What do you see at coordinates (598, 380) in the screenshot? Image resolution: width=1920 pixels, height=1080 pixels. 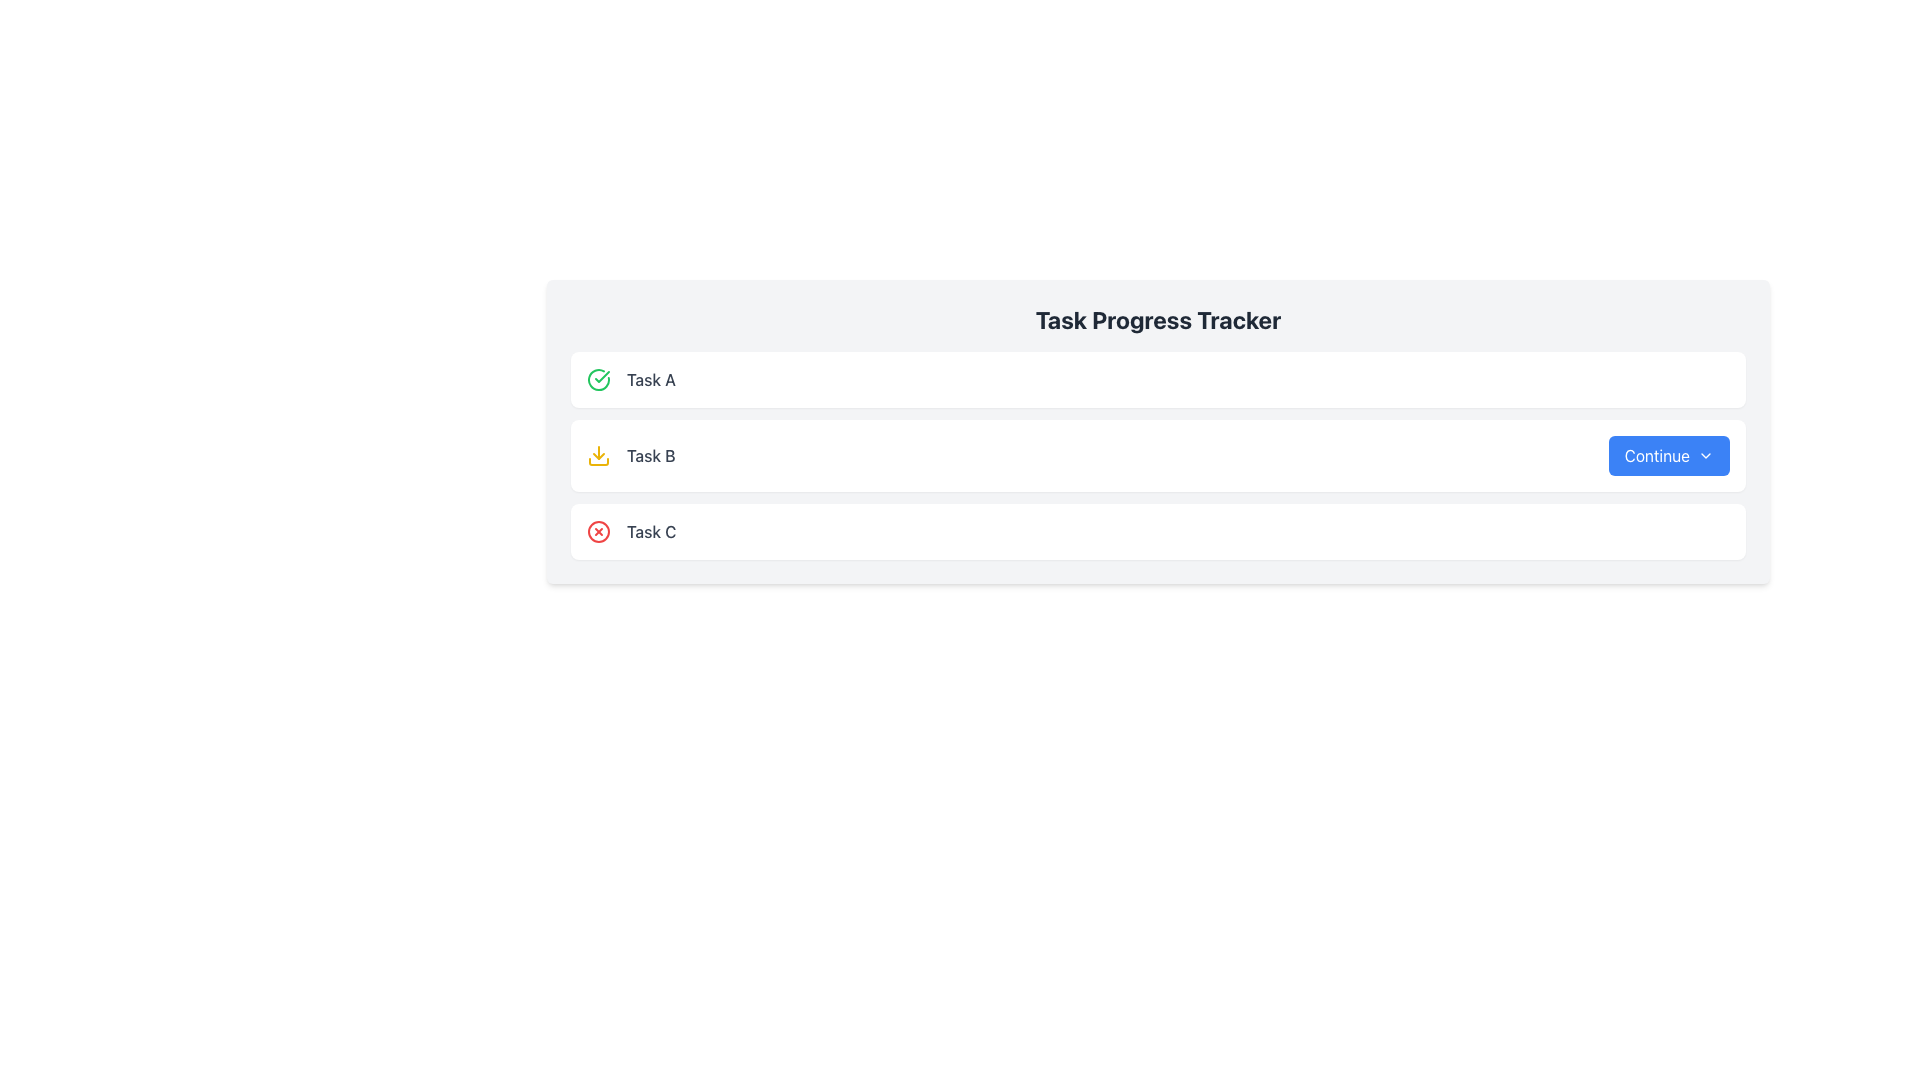 I see `the completion status icon for 'Task A'` at bounding box center [598, 380].